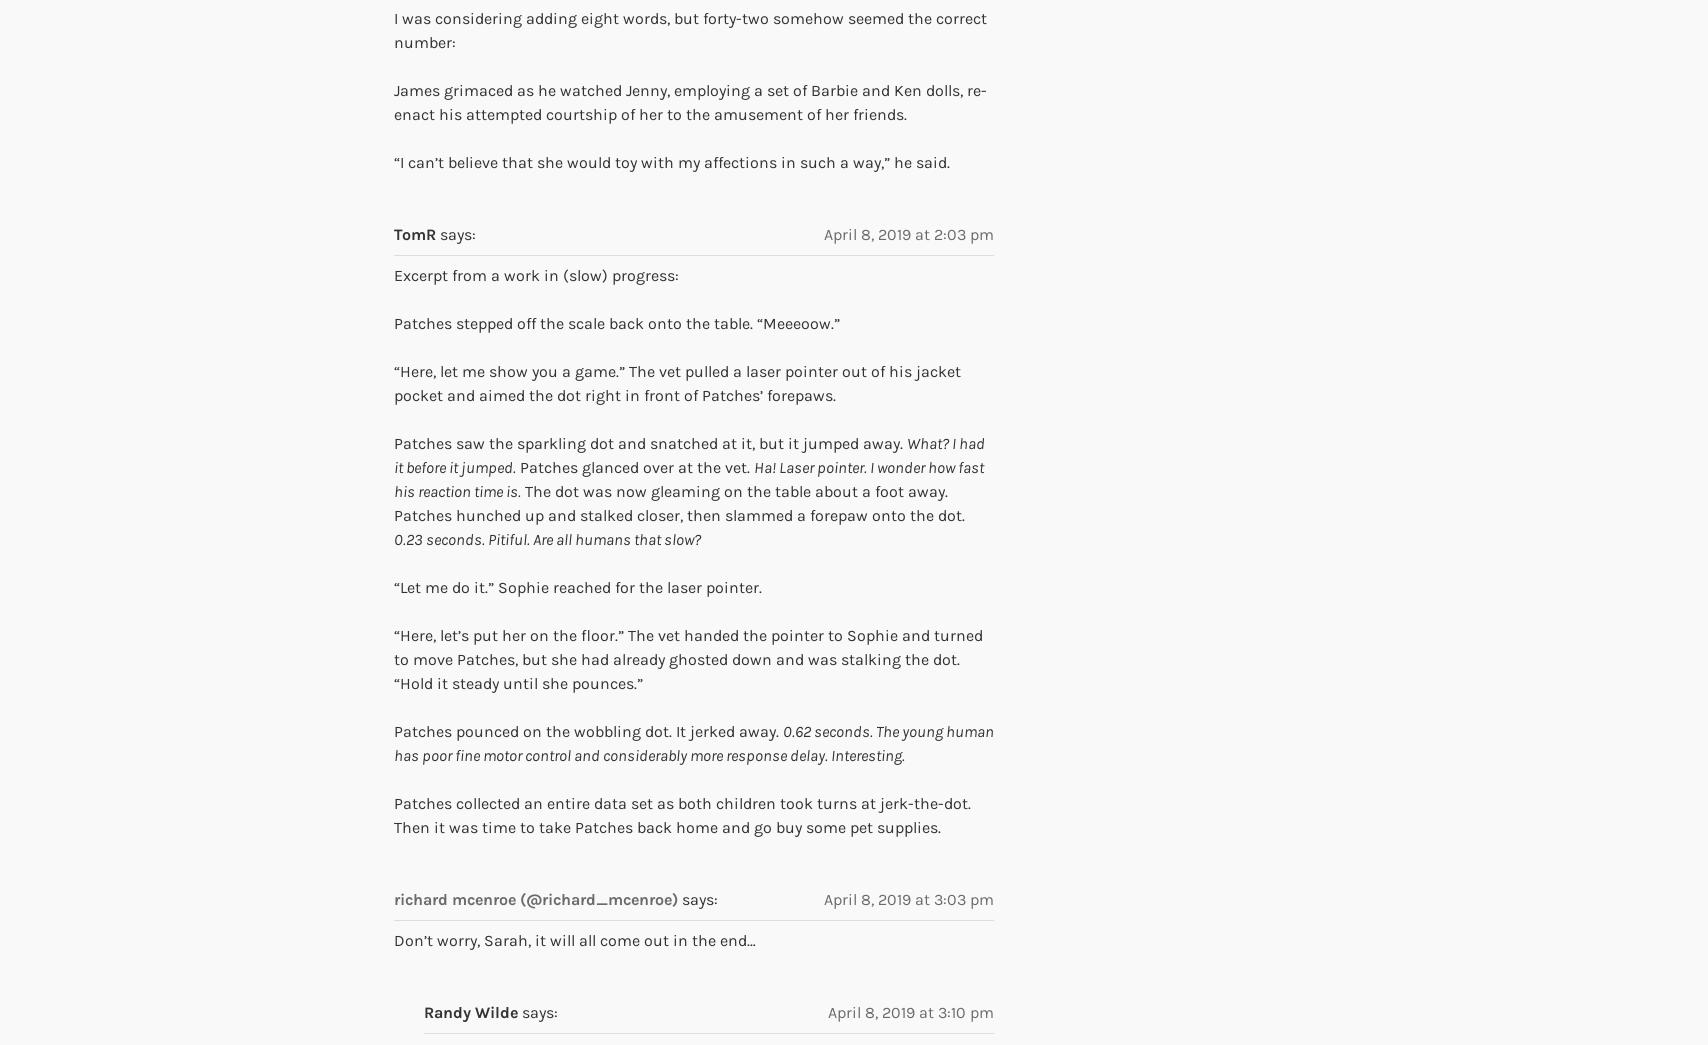 The height and width of the screenshot is (1045, 1708). Describe the element at coordinates (470, 1011) in the screenshot. I see `'Randy Wilde'` at that location.